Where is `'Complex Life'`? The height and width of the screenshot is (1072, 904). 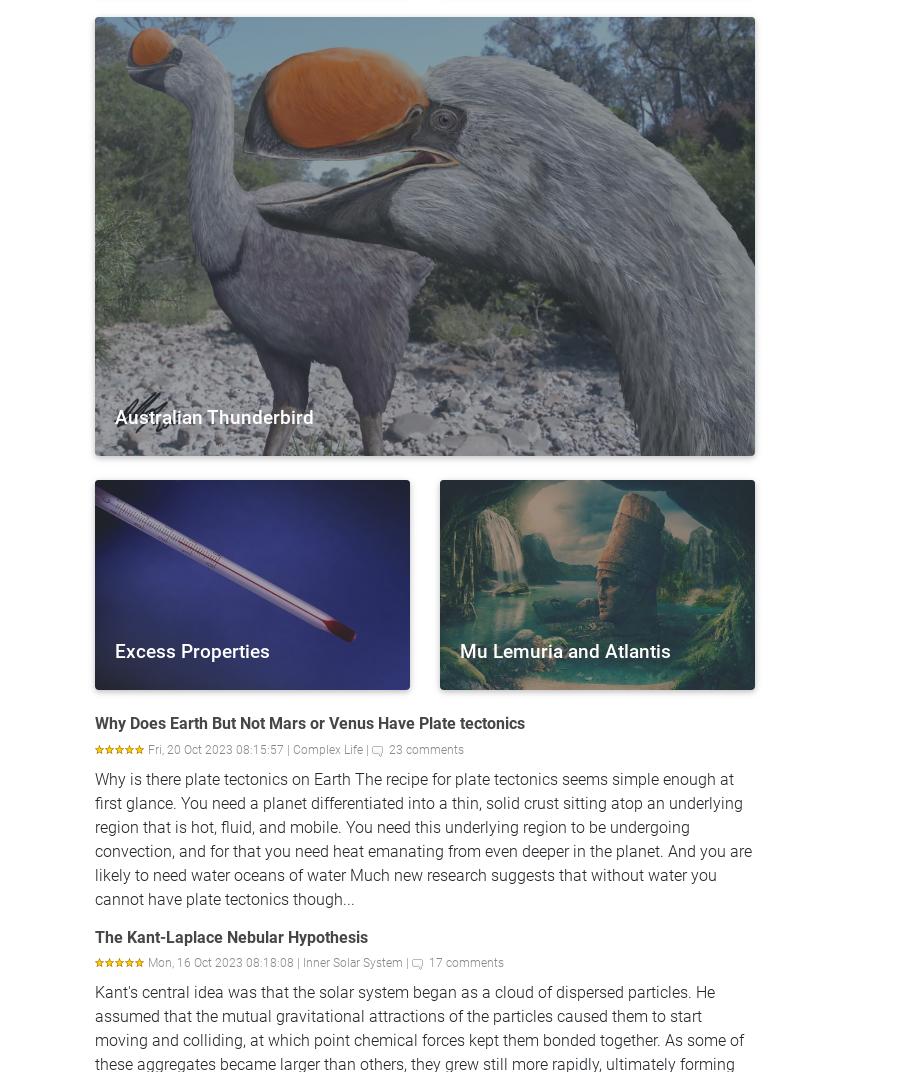 'Complex Life' is located at coordinates (292, 749).